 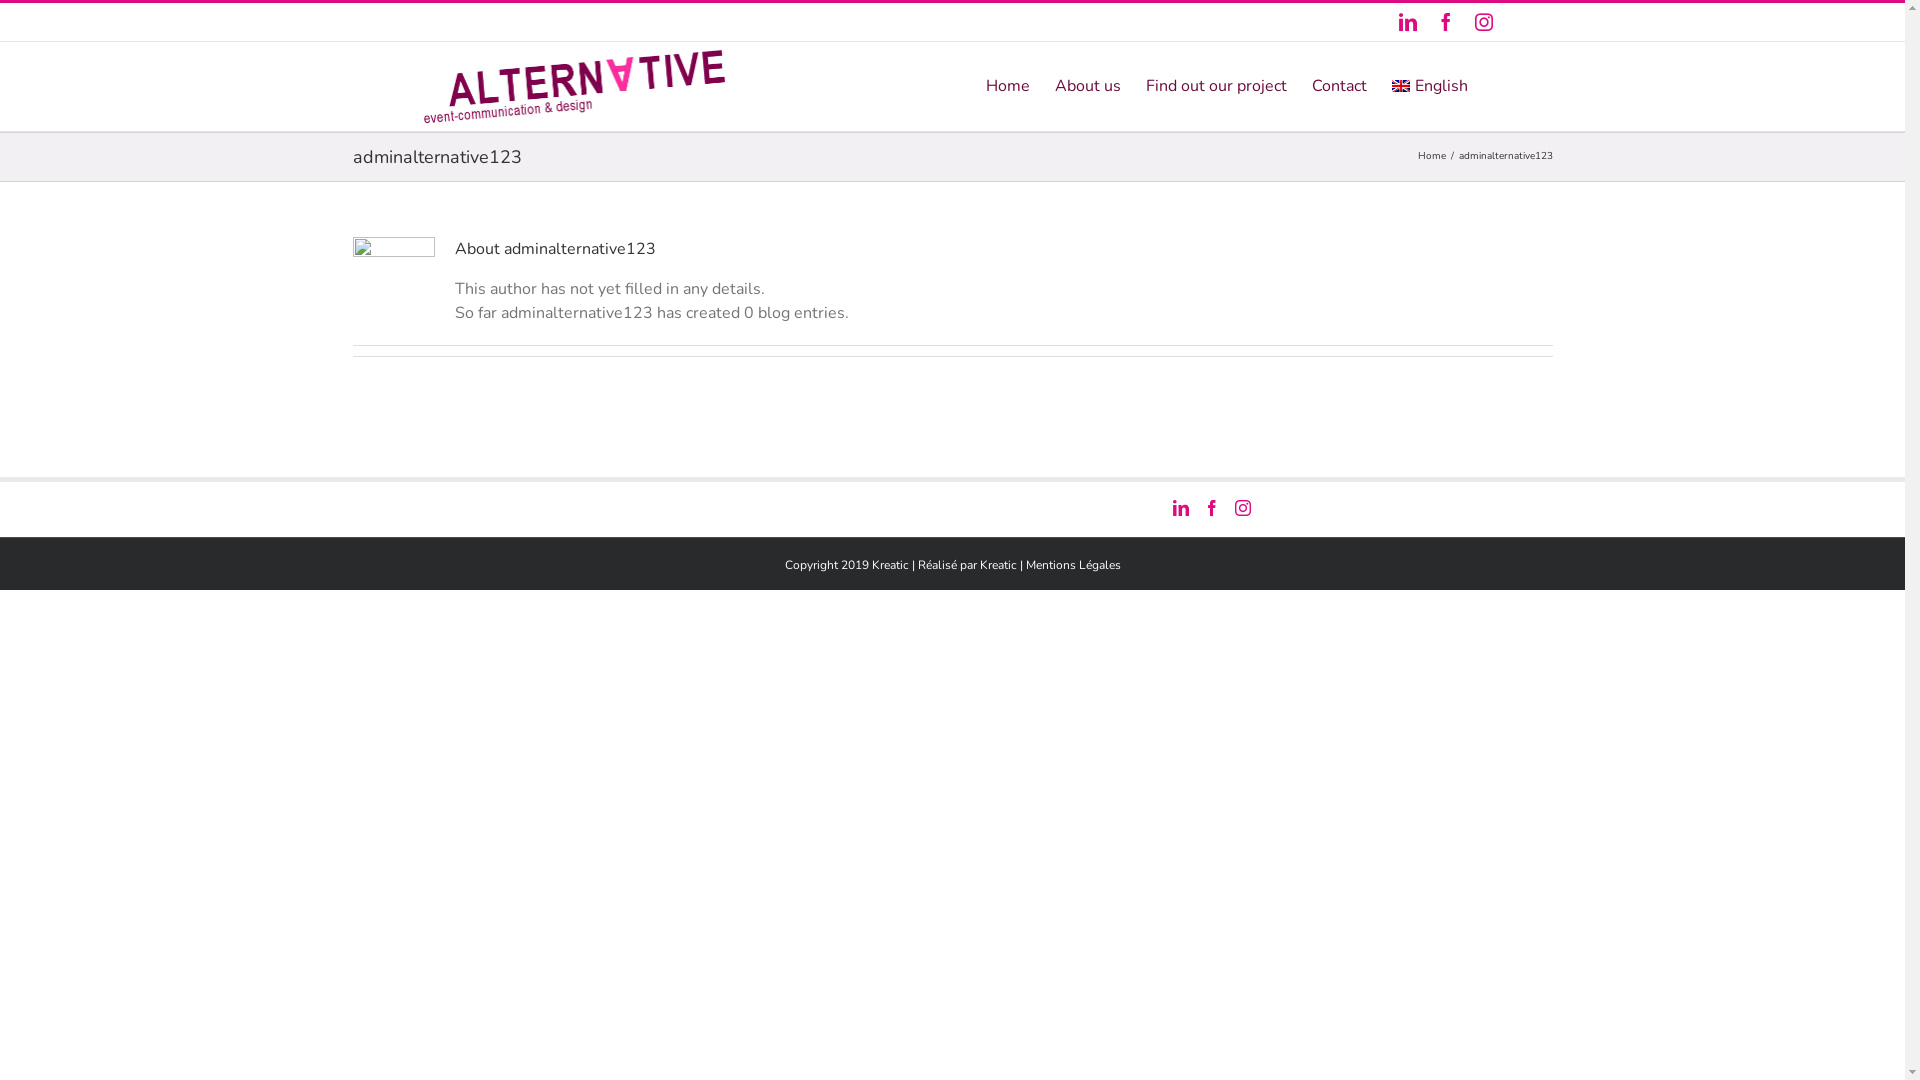 What do you see at coordinates (1215, 83) in the screenshot?
I see `'Find out our project'` at bounding box center [1215, 83].